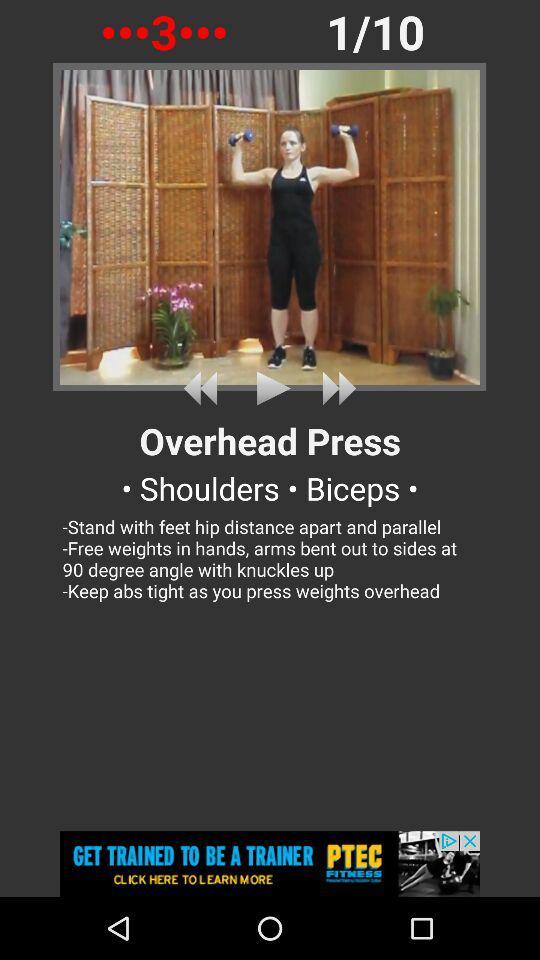 This screenshot has width=540, height=960. Describe the element at coordinates (270, 387) in the screenshot. I see `the option` at that location.